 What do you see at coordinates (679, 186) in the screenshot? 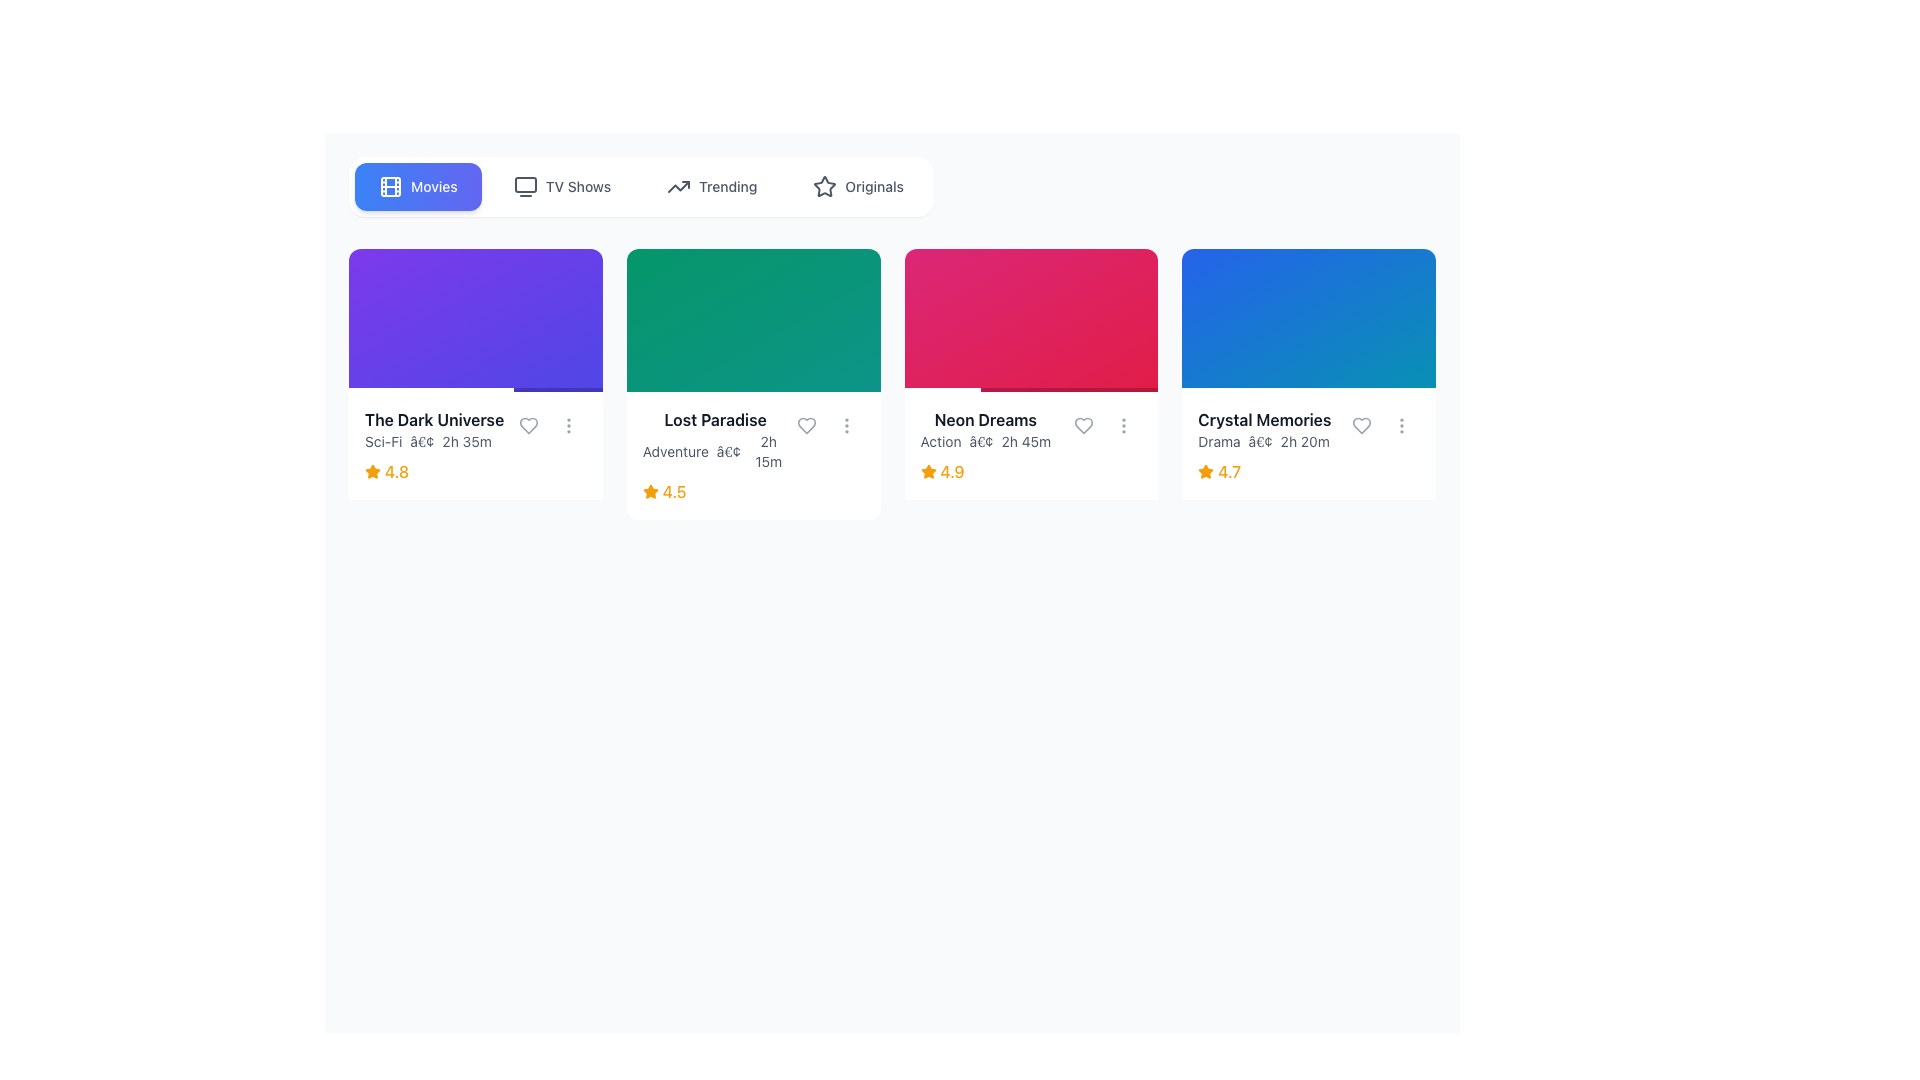
I see `the upward trending arrow icon located next to the 'Trending' text in the navigation bar` at bounding box center [679, 186].